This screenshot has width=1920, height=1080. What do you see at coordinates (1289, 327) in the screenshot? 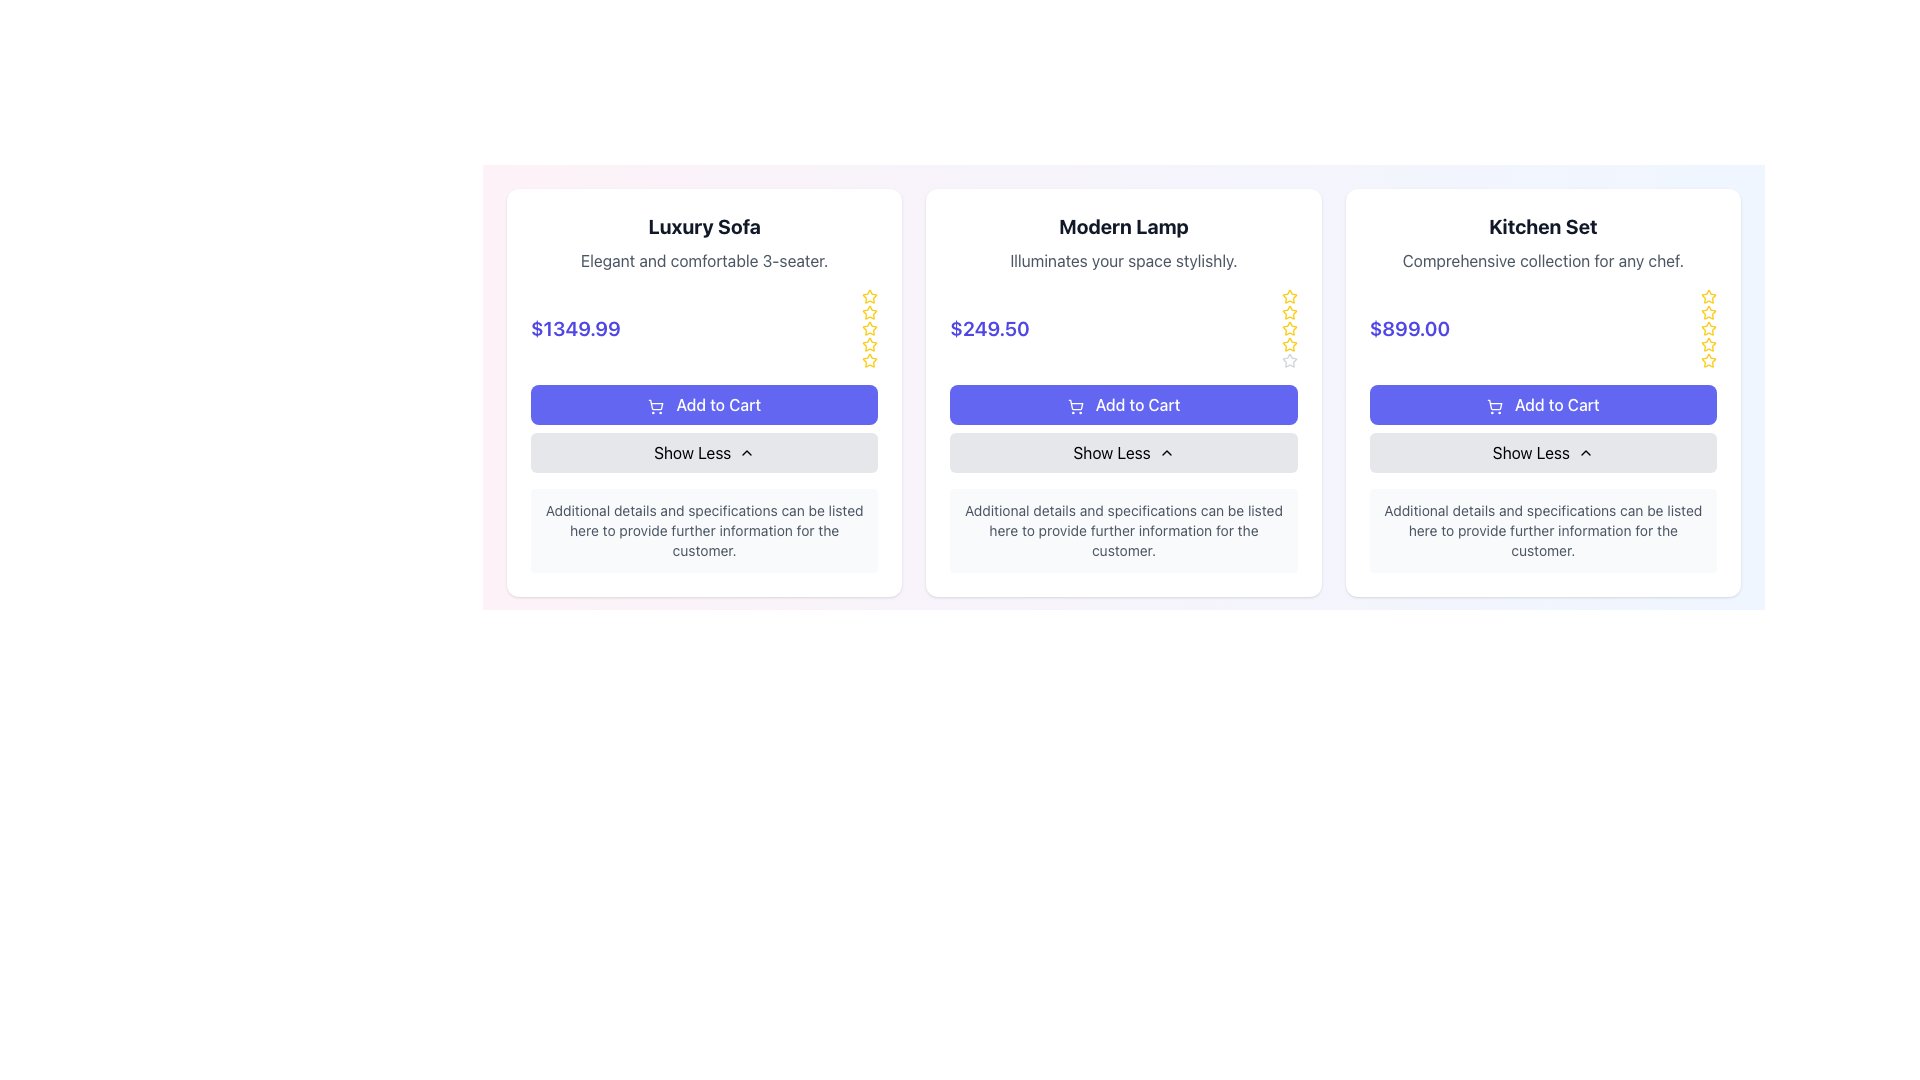
I see `the second star in the rating system under the 'Modern Lamp' product card` at bounding box center [1289, 327].